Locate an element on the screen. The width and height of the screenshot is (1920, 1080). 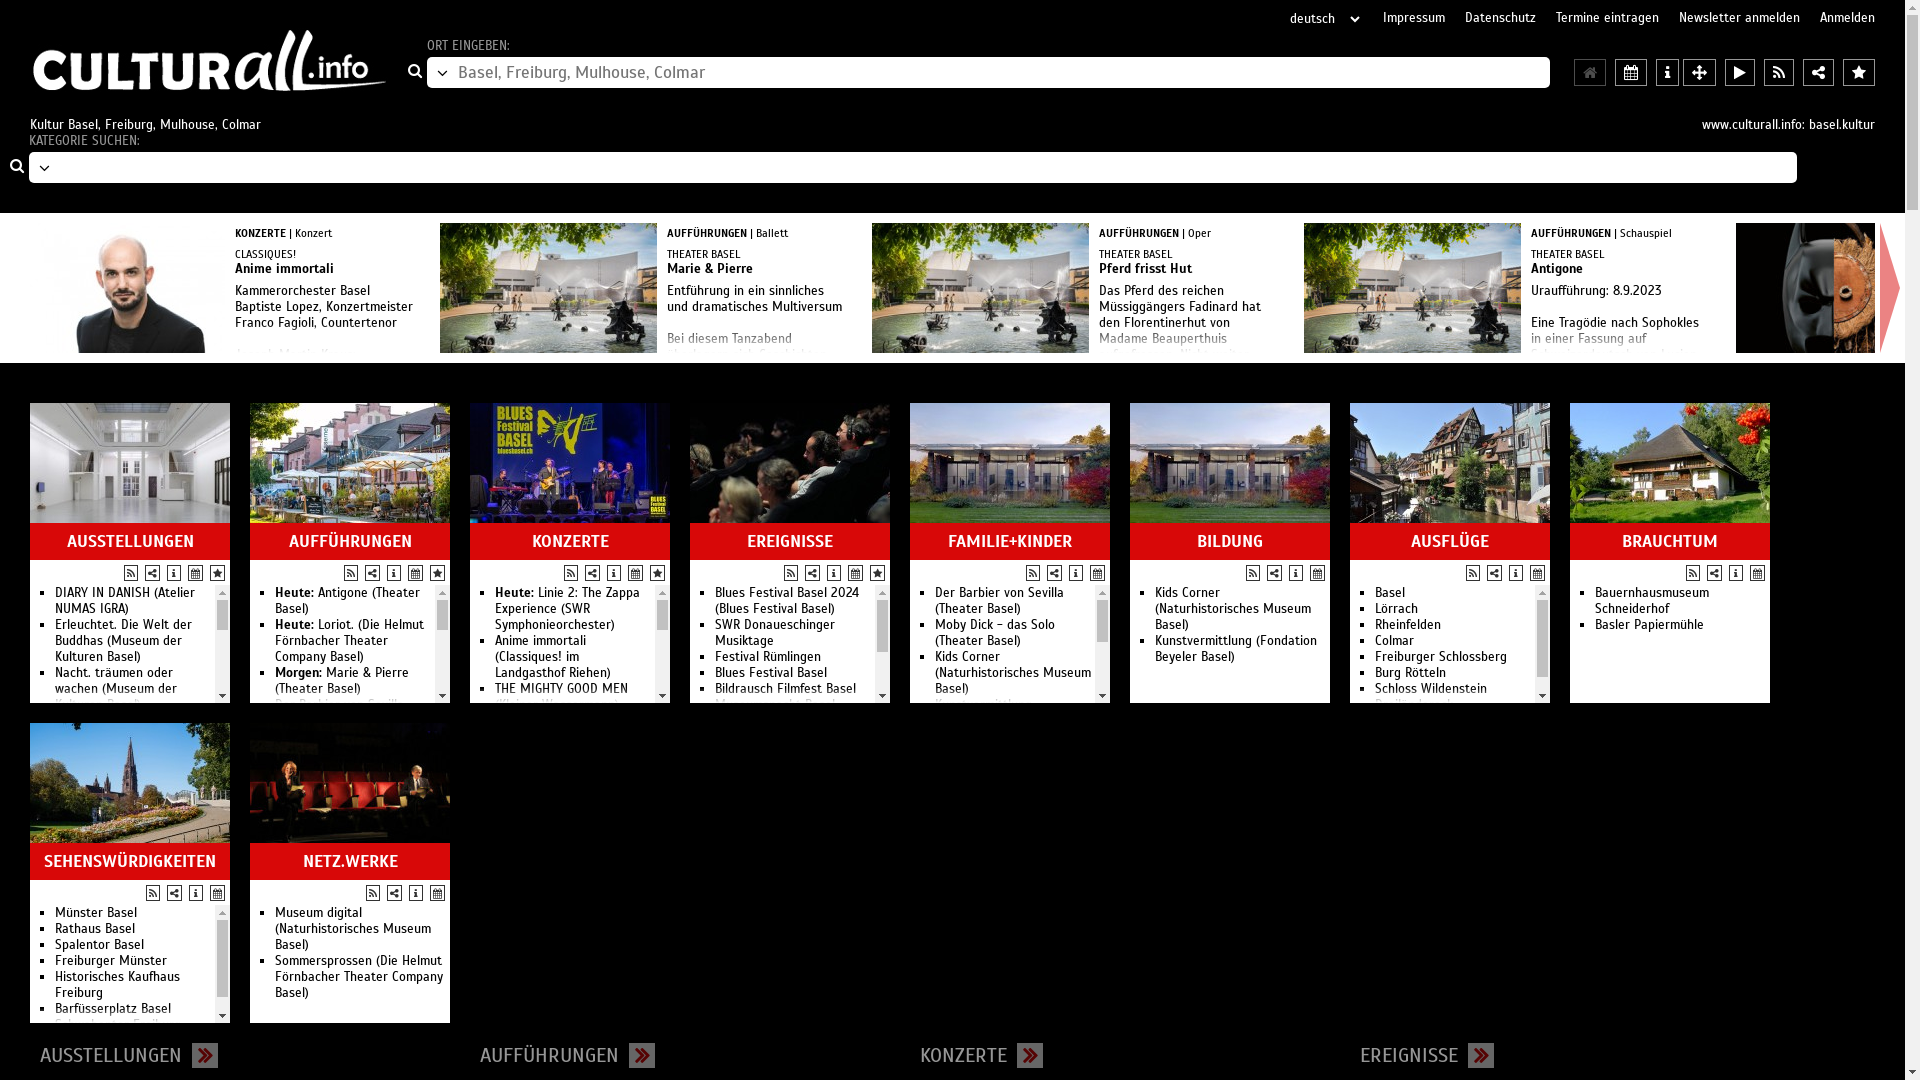
'Datenschutz' is located at coordinates (1500, 19).